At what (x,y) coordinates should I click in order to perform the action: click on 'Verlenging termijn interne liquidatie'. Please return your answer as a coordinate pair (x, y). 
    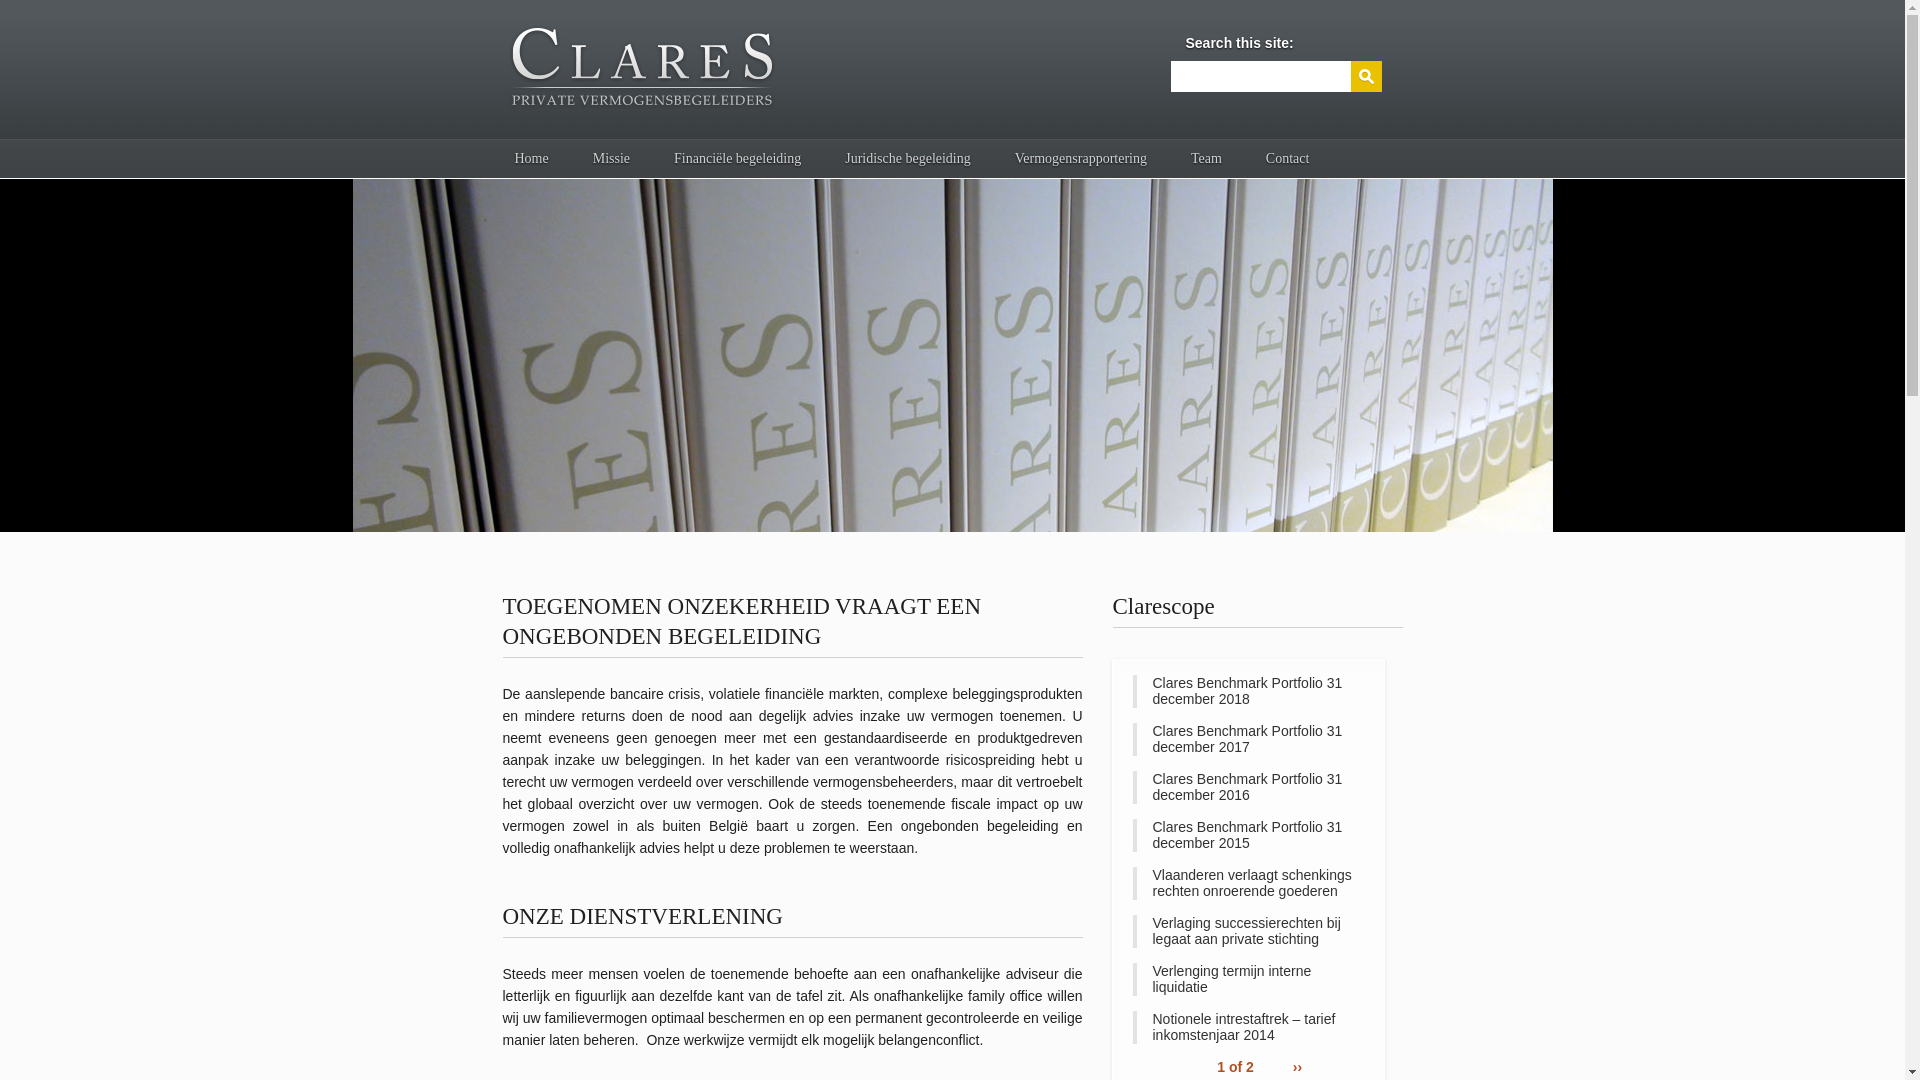
    Looking at the image, I should click on (1246, 978).